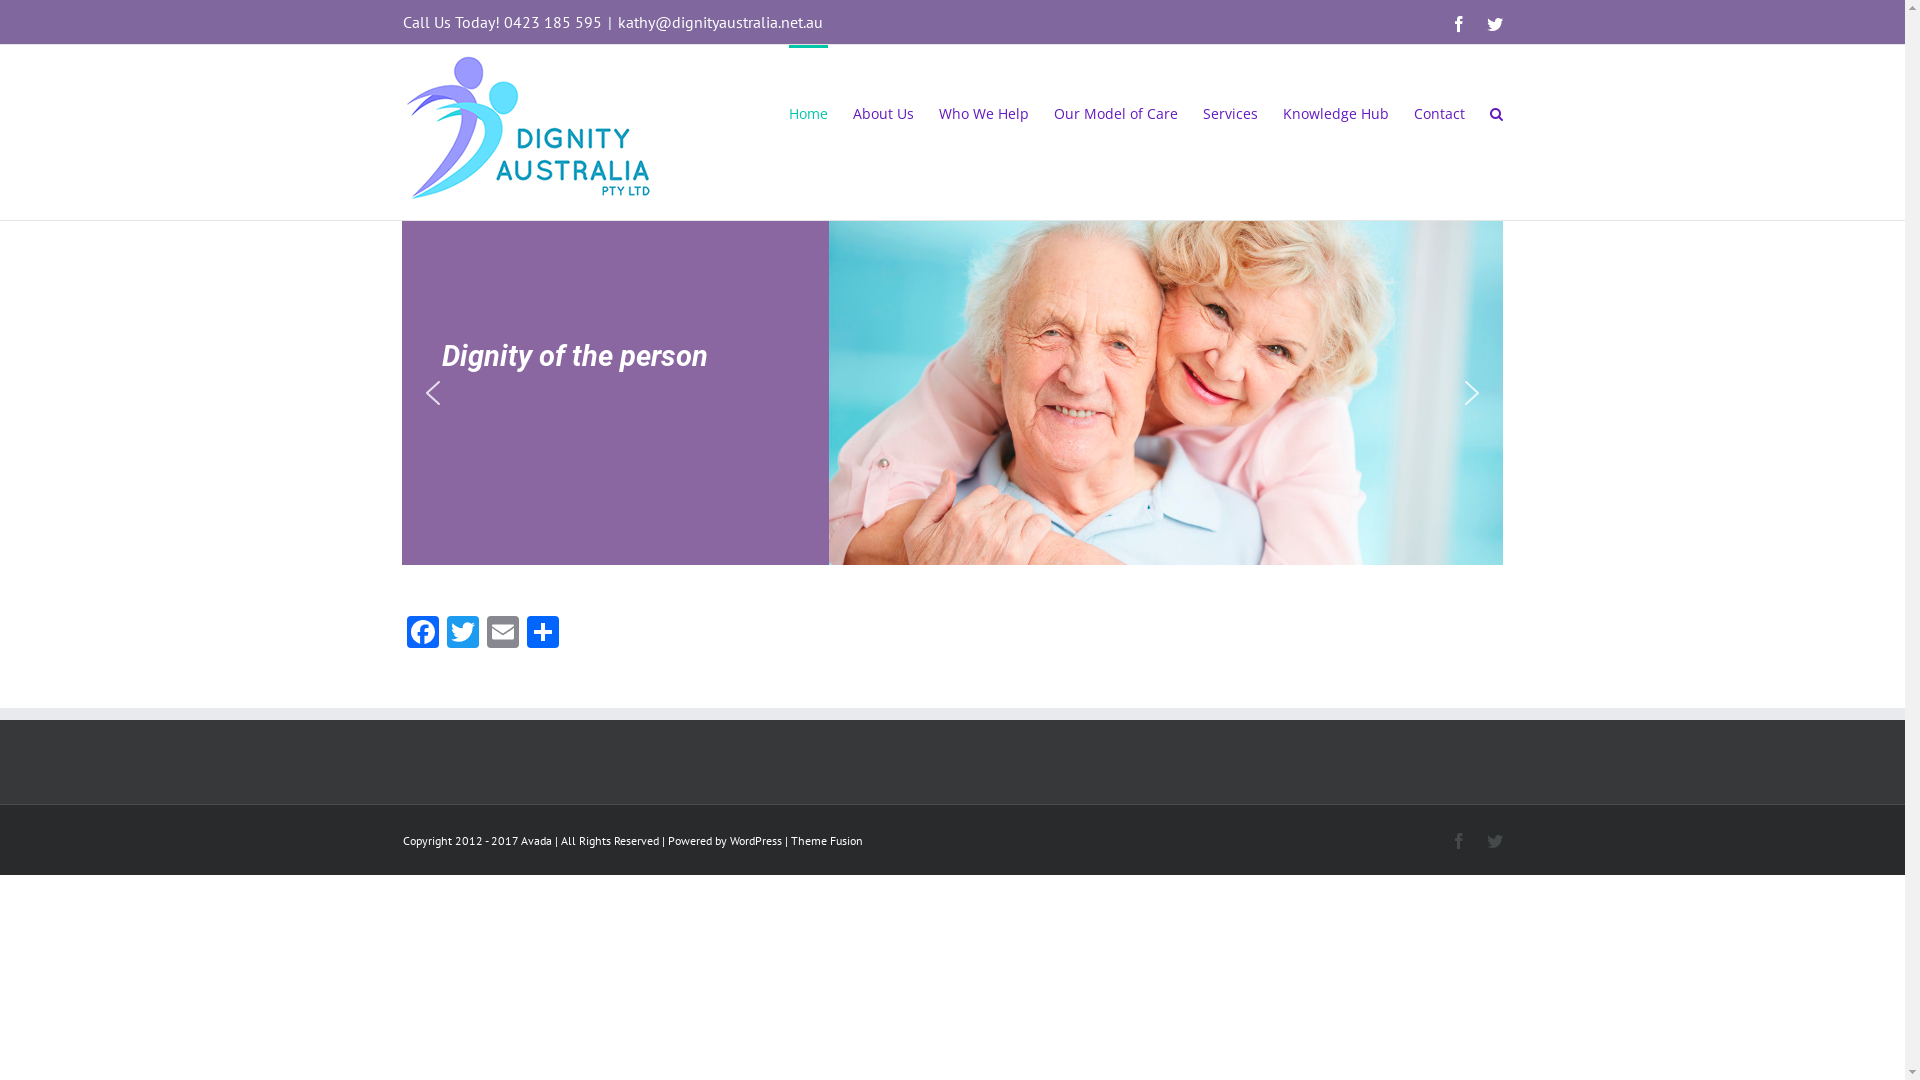 The height and width of the screenshot is (1080, 1920). What do you see at coordinates (807, 112) in the screenshot?
I see `'Home'` at bounding box center [807, 112].